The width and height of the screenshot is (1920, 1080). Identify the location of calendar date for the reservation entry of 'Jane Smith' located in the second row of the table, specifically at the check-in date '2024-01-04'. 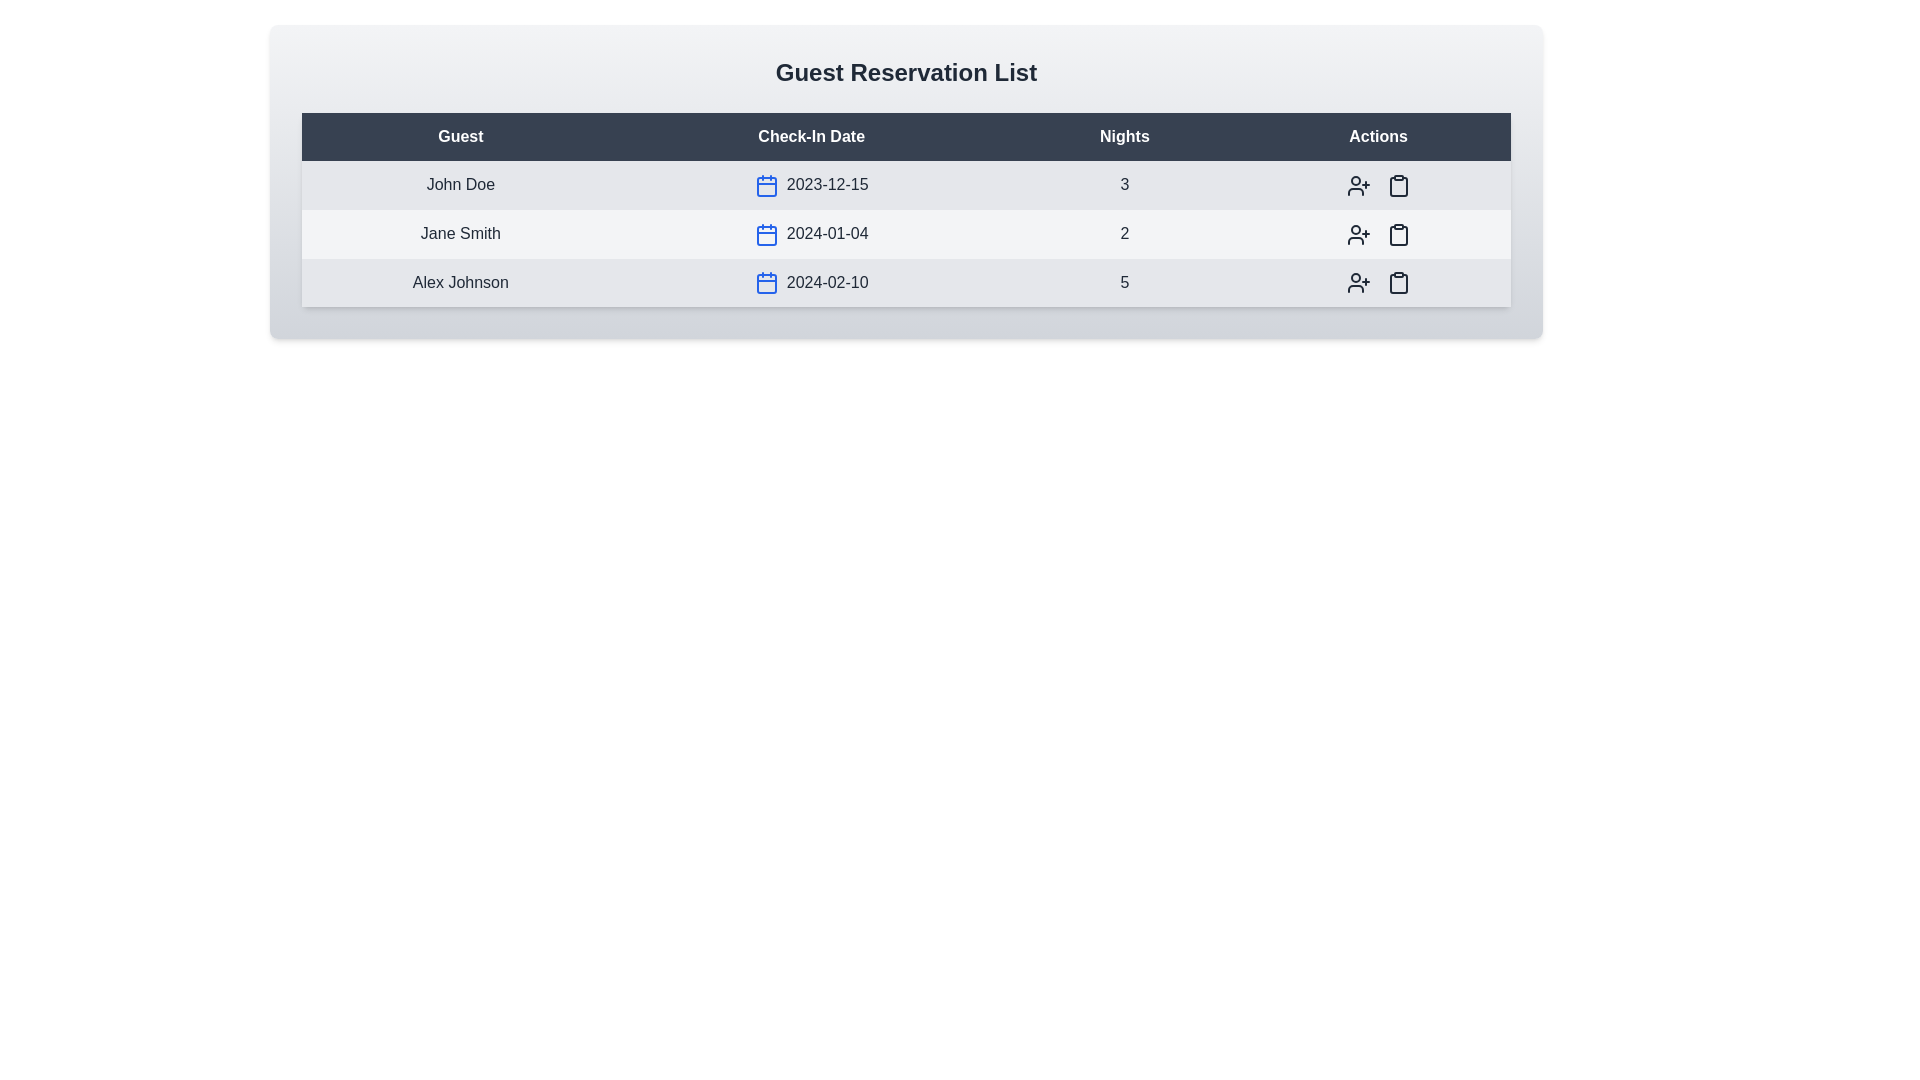
(905, 233).